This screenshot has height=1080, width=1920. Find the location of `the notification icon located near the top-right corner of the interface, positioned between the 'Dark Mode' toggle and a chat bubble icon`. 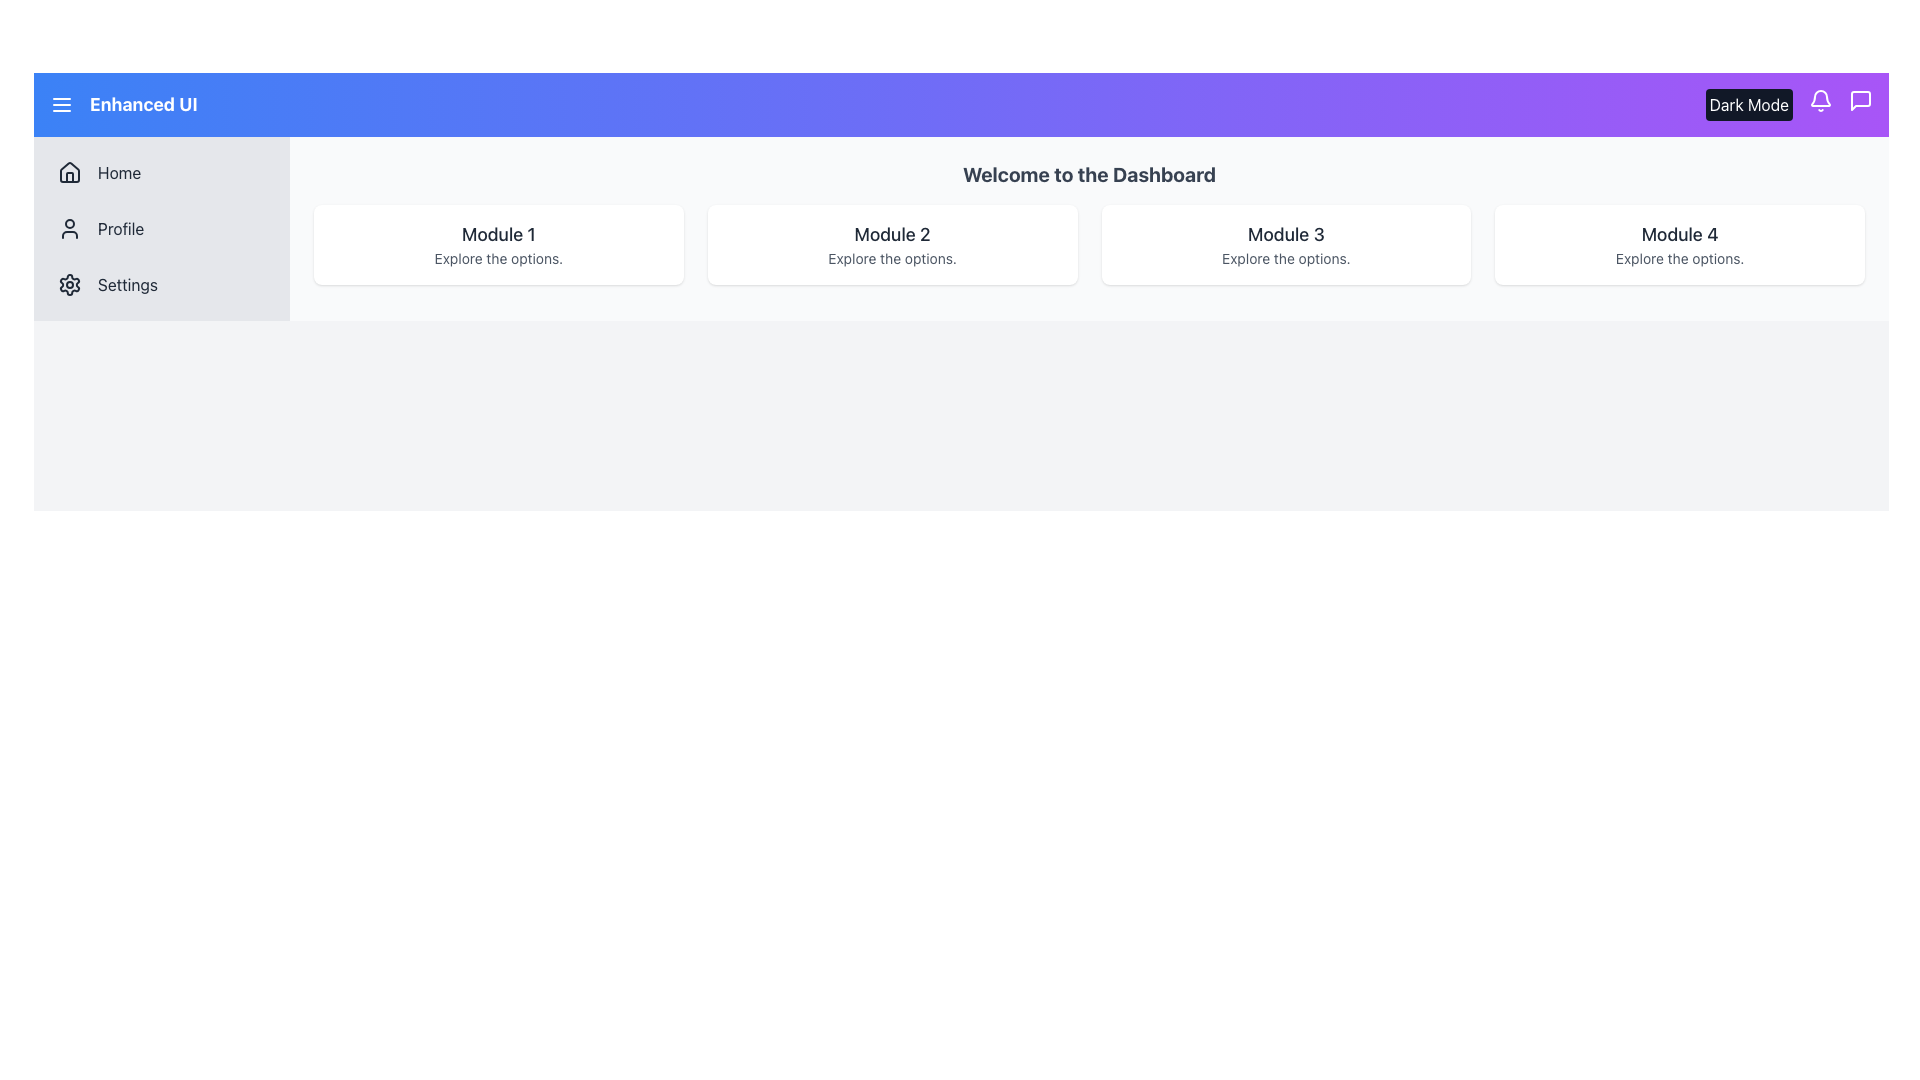

the notification icon located near the top-right corner of the interface, positioned between the 'Dark Mode' toggle and a chat bubble icon is located at coordinates (1820, 98).